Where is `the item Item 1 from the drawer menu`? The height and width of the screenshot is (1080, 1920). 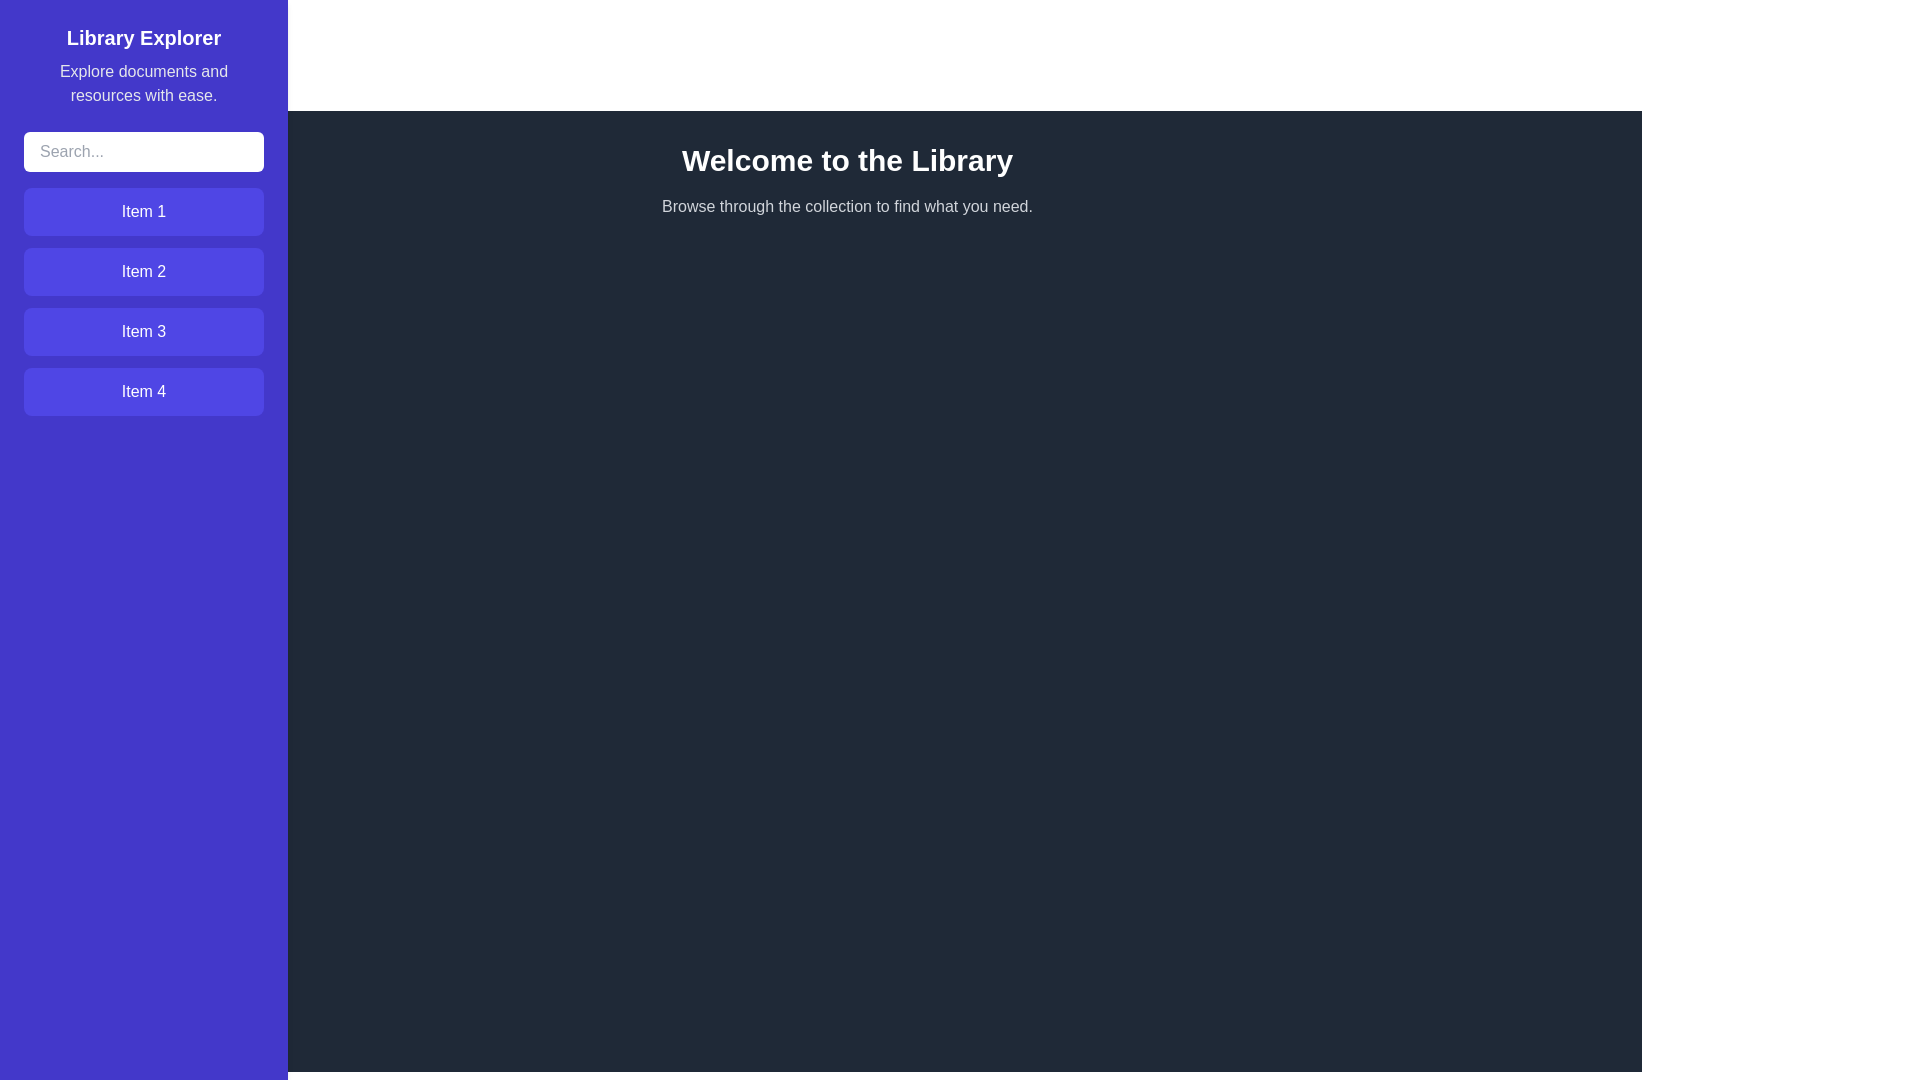 the item Item 1 from the drawer menu is located at coordinates (143, 212).